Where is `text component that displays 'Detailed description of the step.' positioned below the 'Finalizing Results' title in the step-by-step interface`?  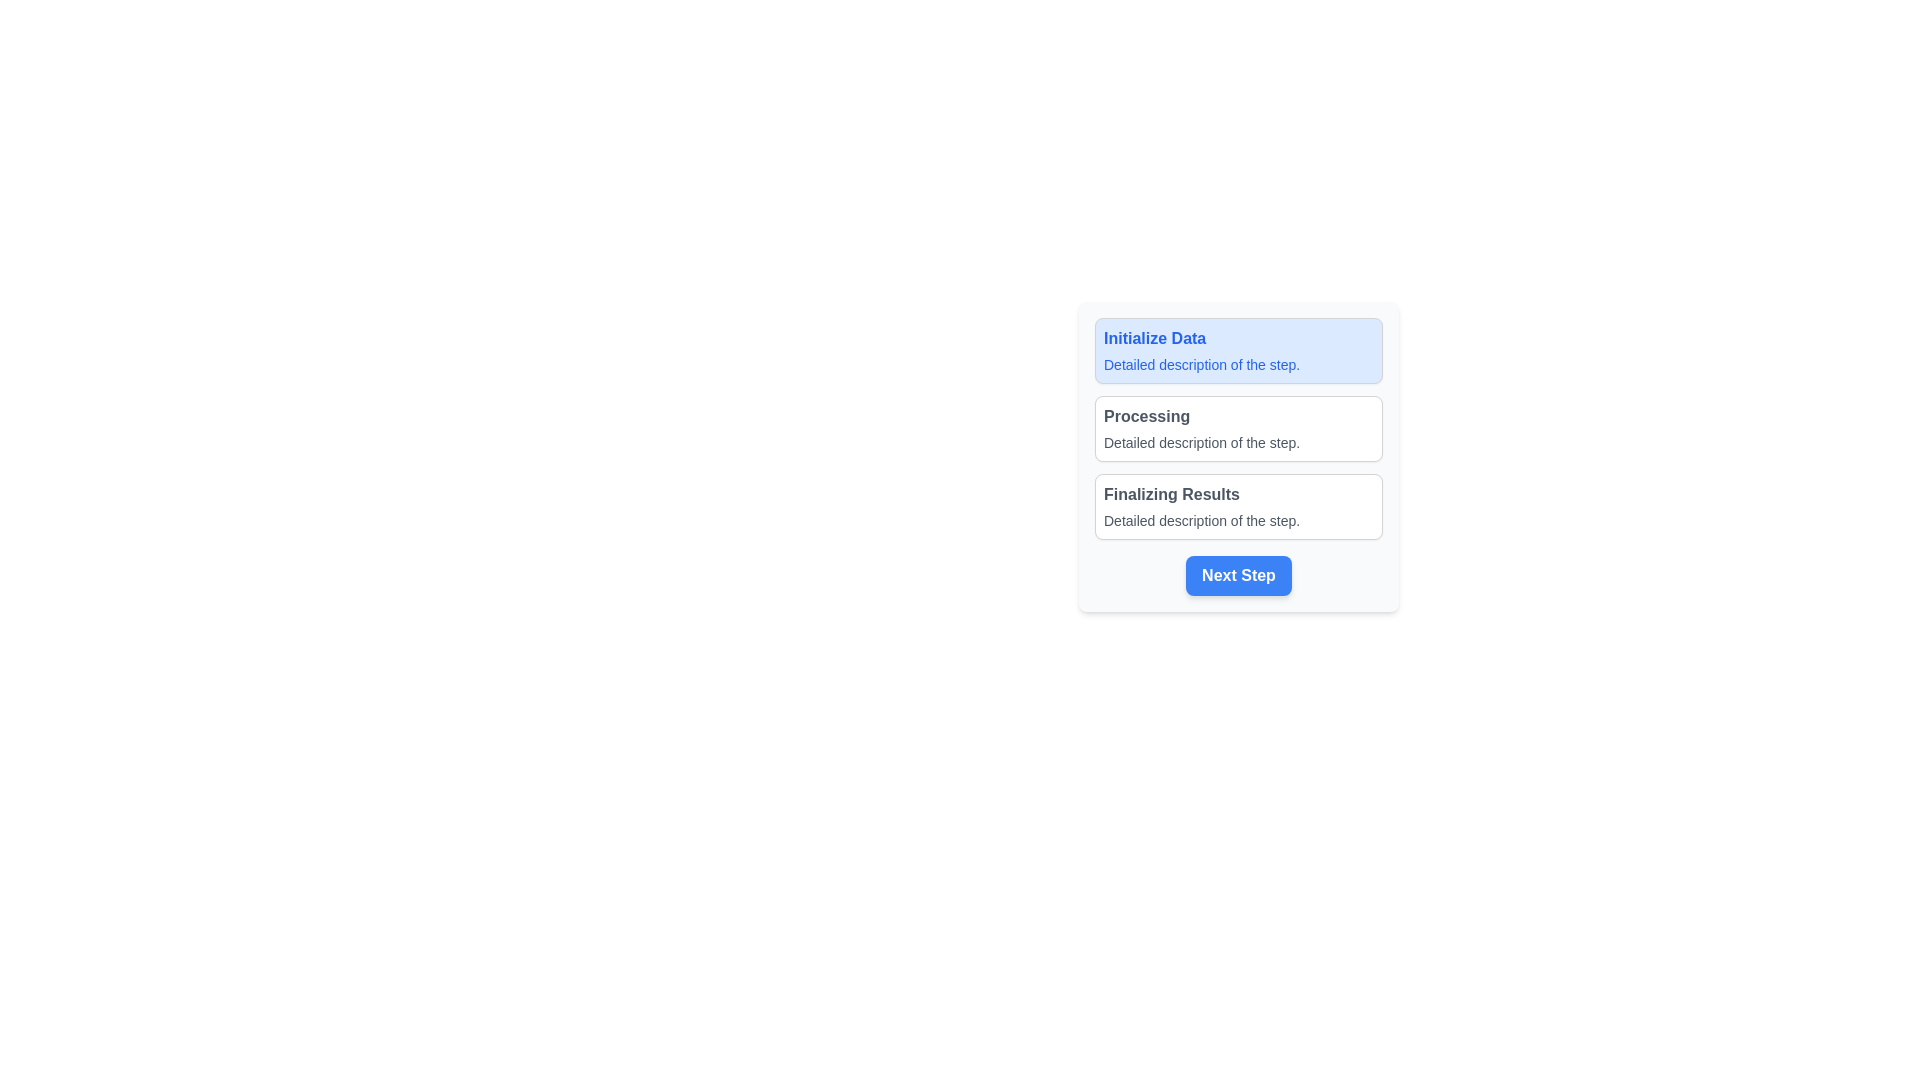
text component that displays 'Detailed description of the step.' positioned below the 'Finalizing Results' title in the step-by-step interface is located at coordinates (1237, 519).